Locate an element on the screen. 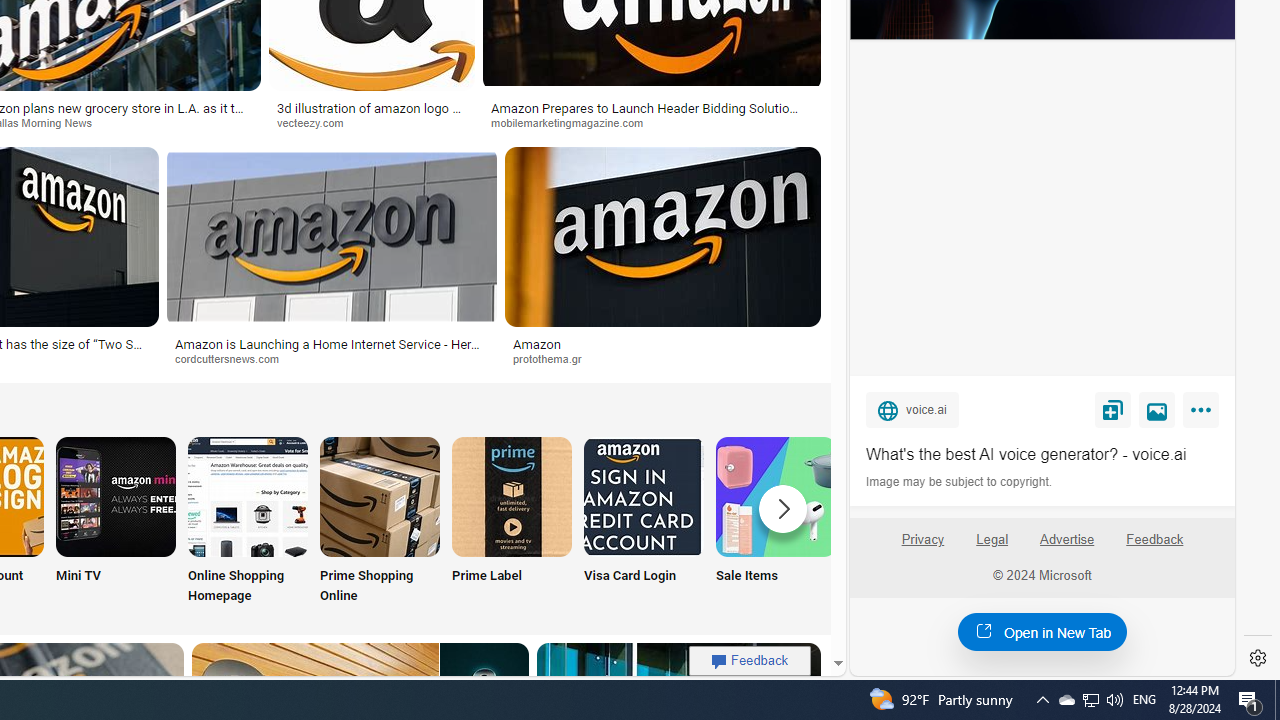 The image size is (1280, 720). 'Amazon Sale Items' is located at coordinates (774, 495).